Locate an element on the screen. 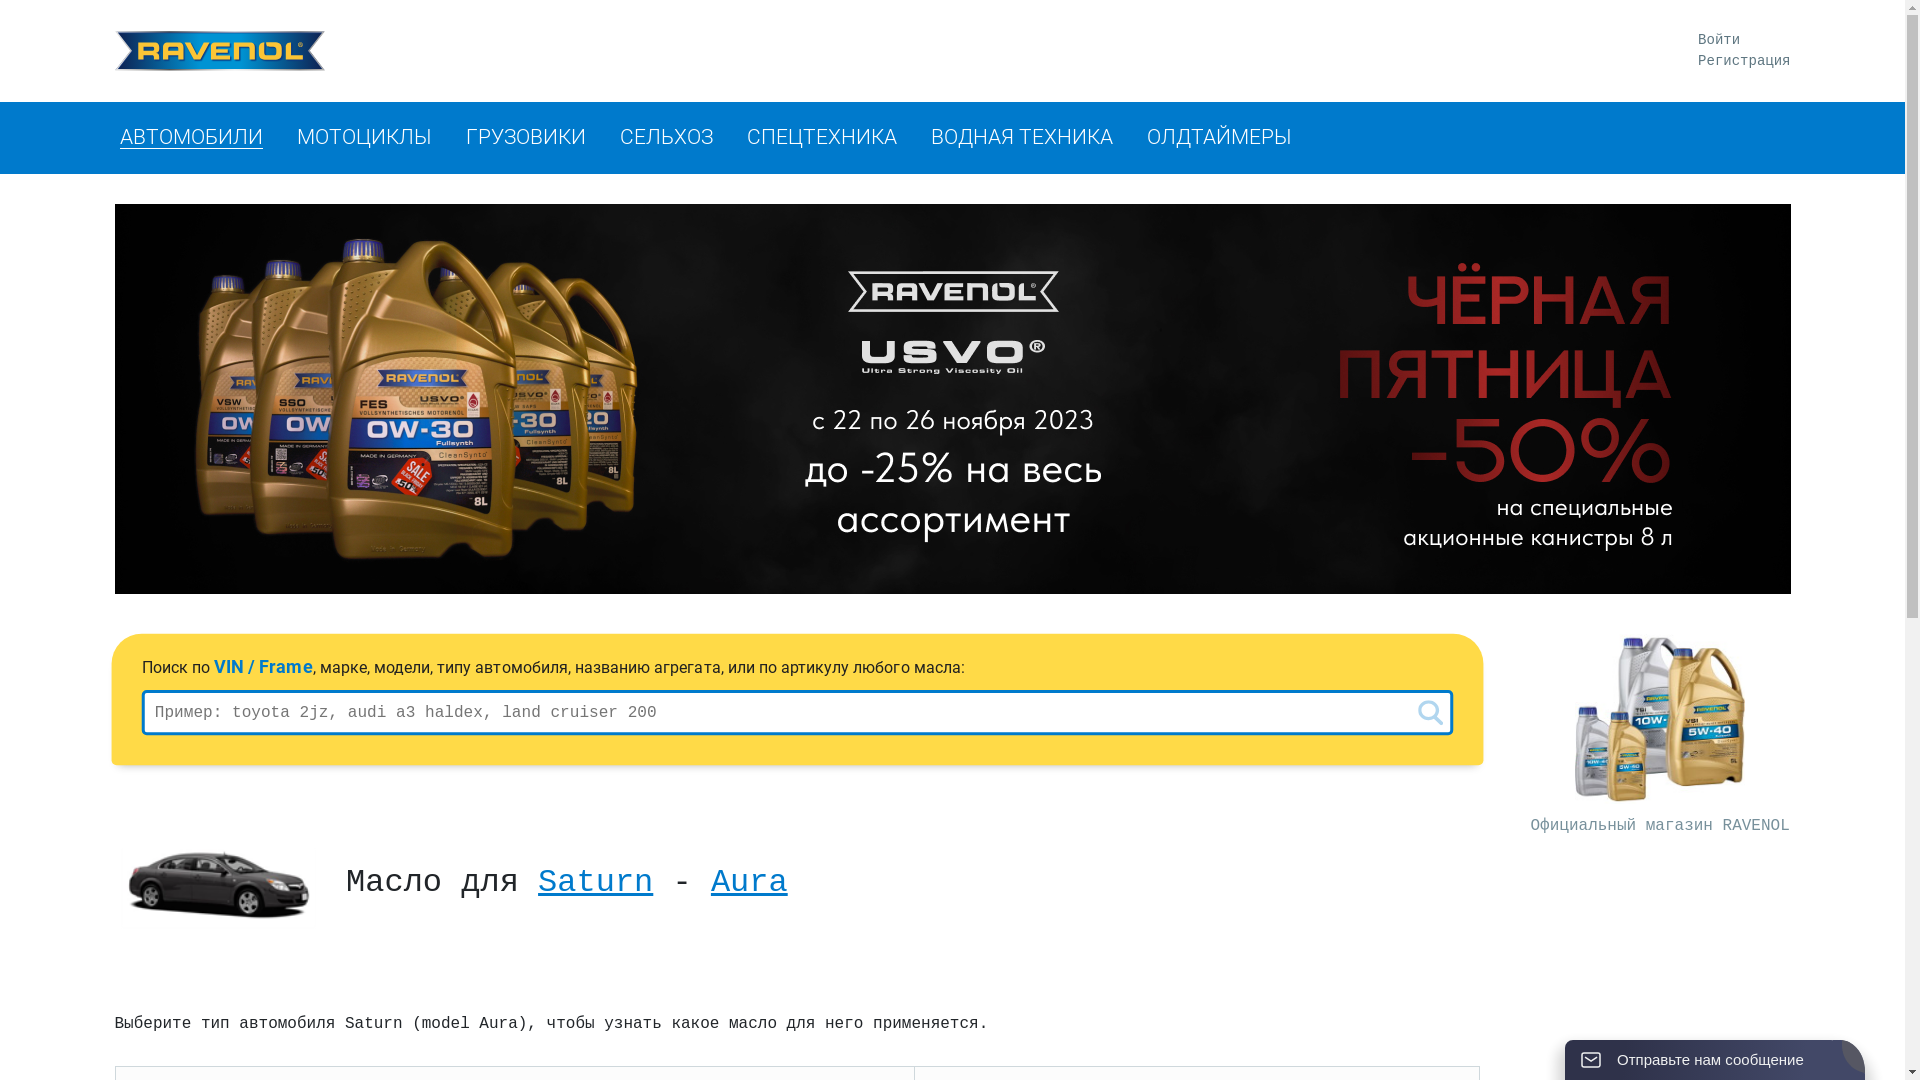  'Saturn Aura' is located at coordinates (217, 887).